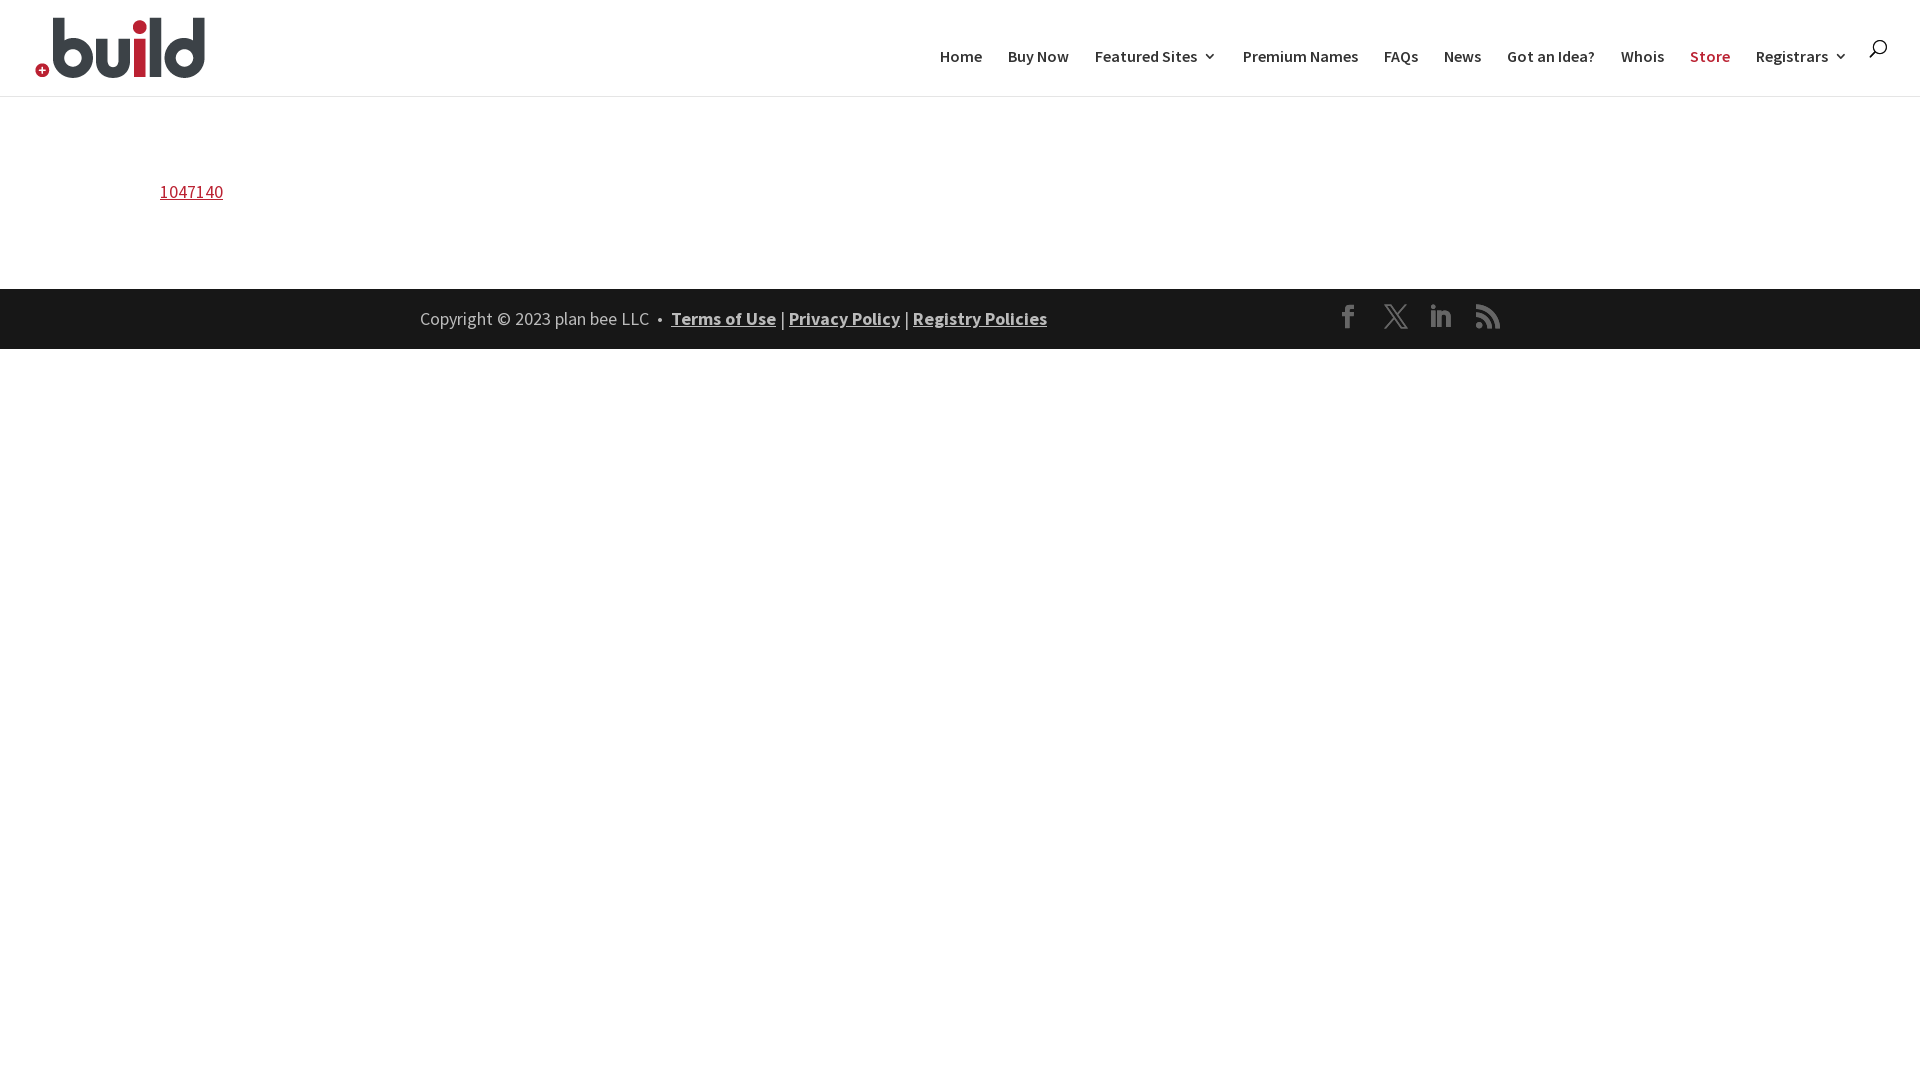 This screenshot has height=1080, width=1920. I want to click on 'Premium Names', so click(1300, 71).